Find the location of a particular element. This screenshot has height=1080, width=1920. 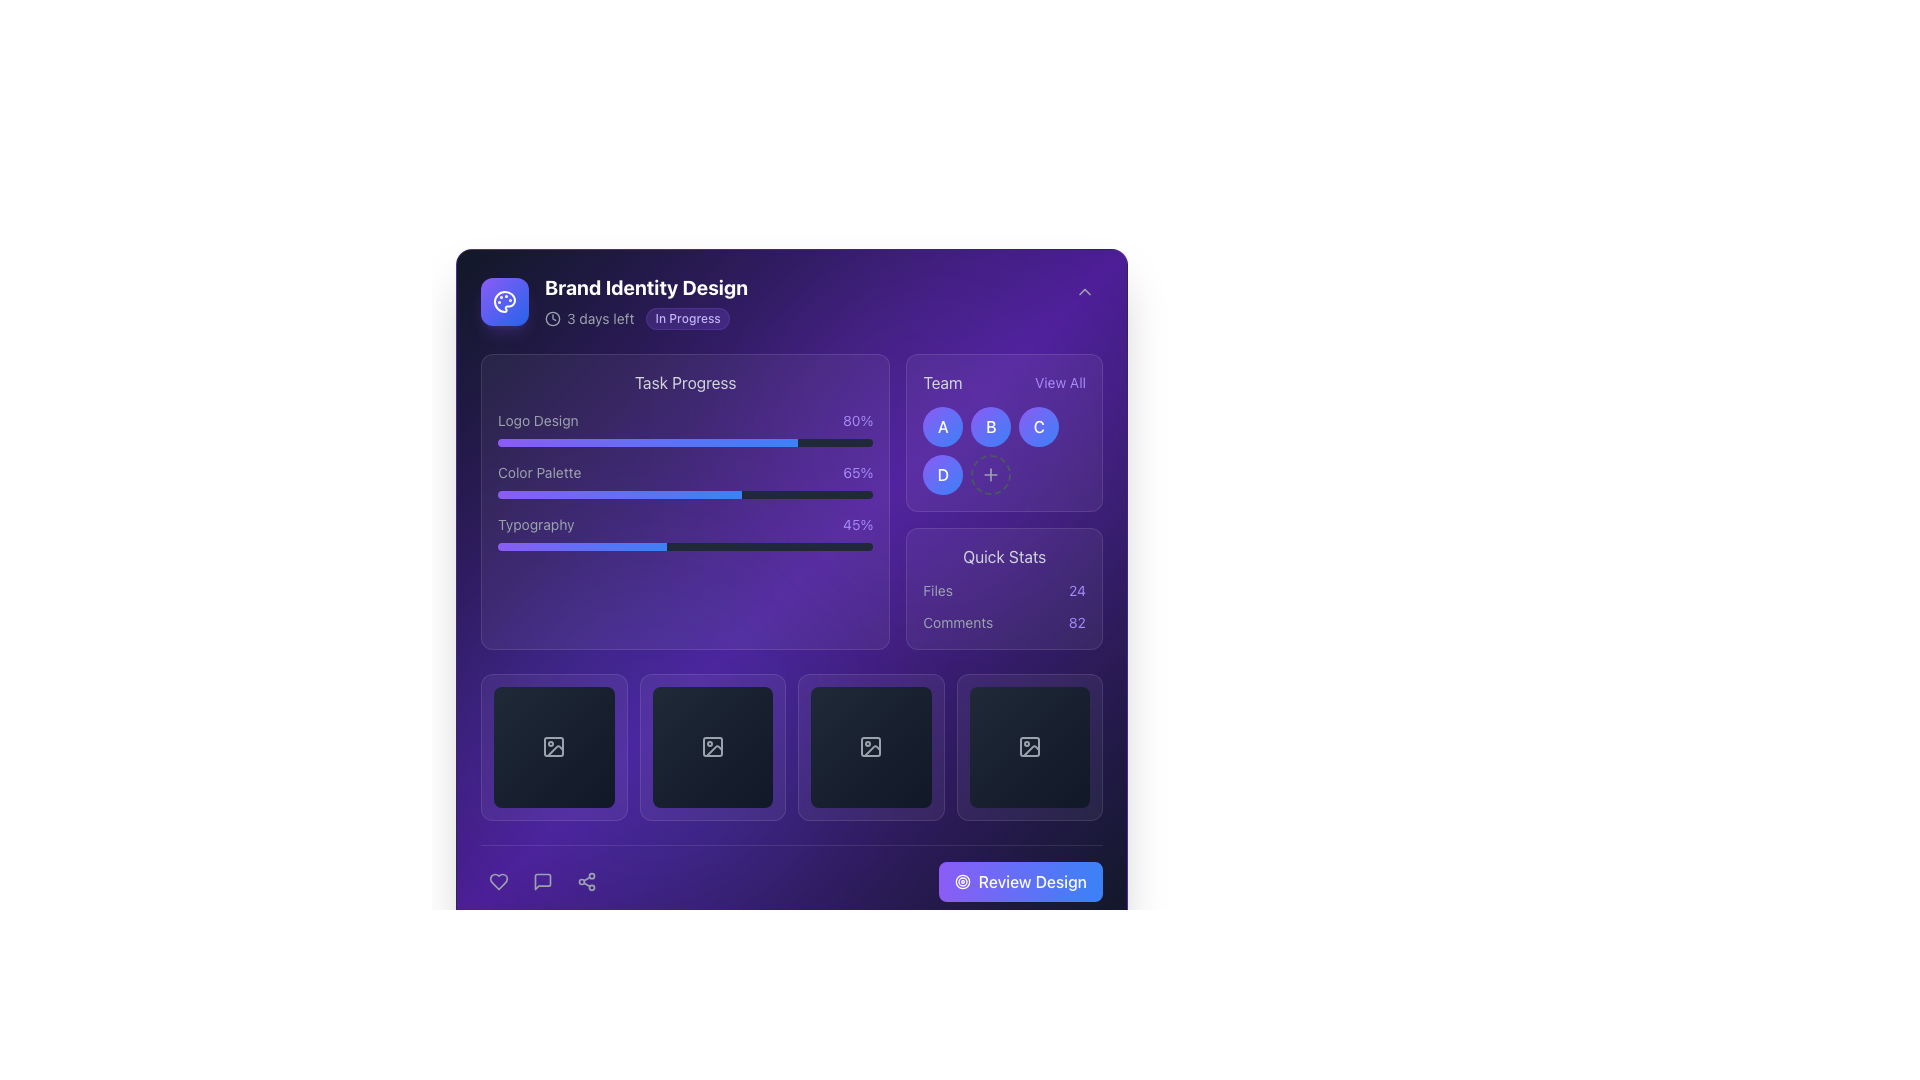

the first interactive image placeholder button located in the grid layout near the bottom of the interface is located at coordinates (554, 747).